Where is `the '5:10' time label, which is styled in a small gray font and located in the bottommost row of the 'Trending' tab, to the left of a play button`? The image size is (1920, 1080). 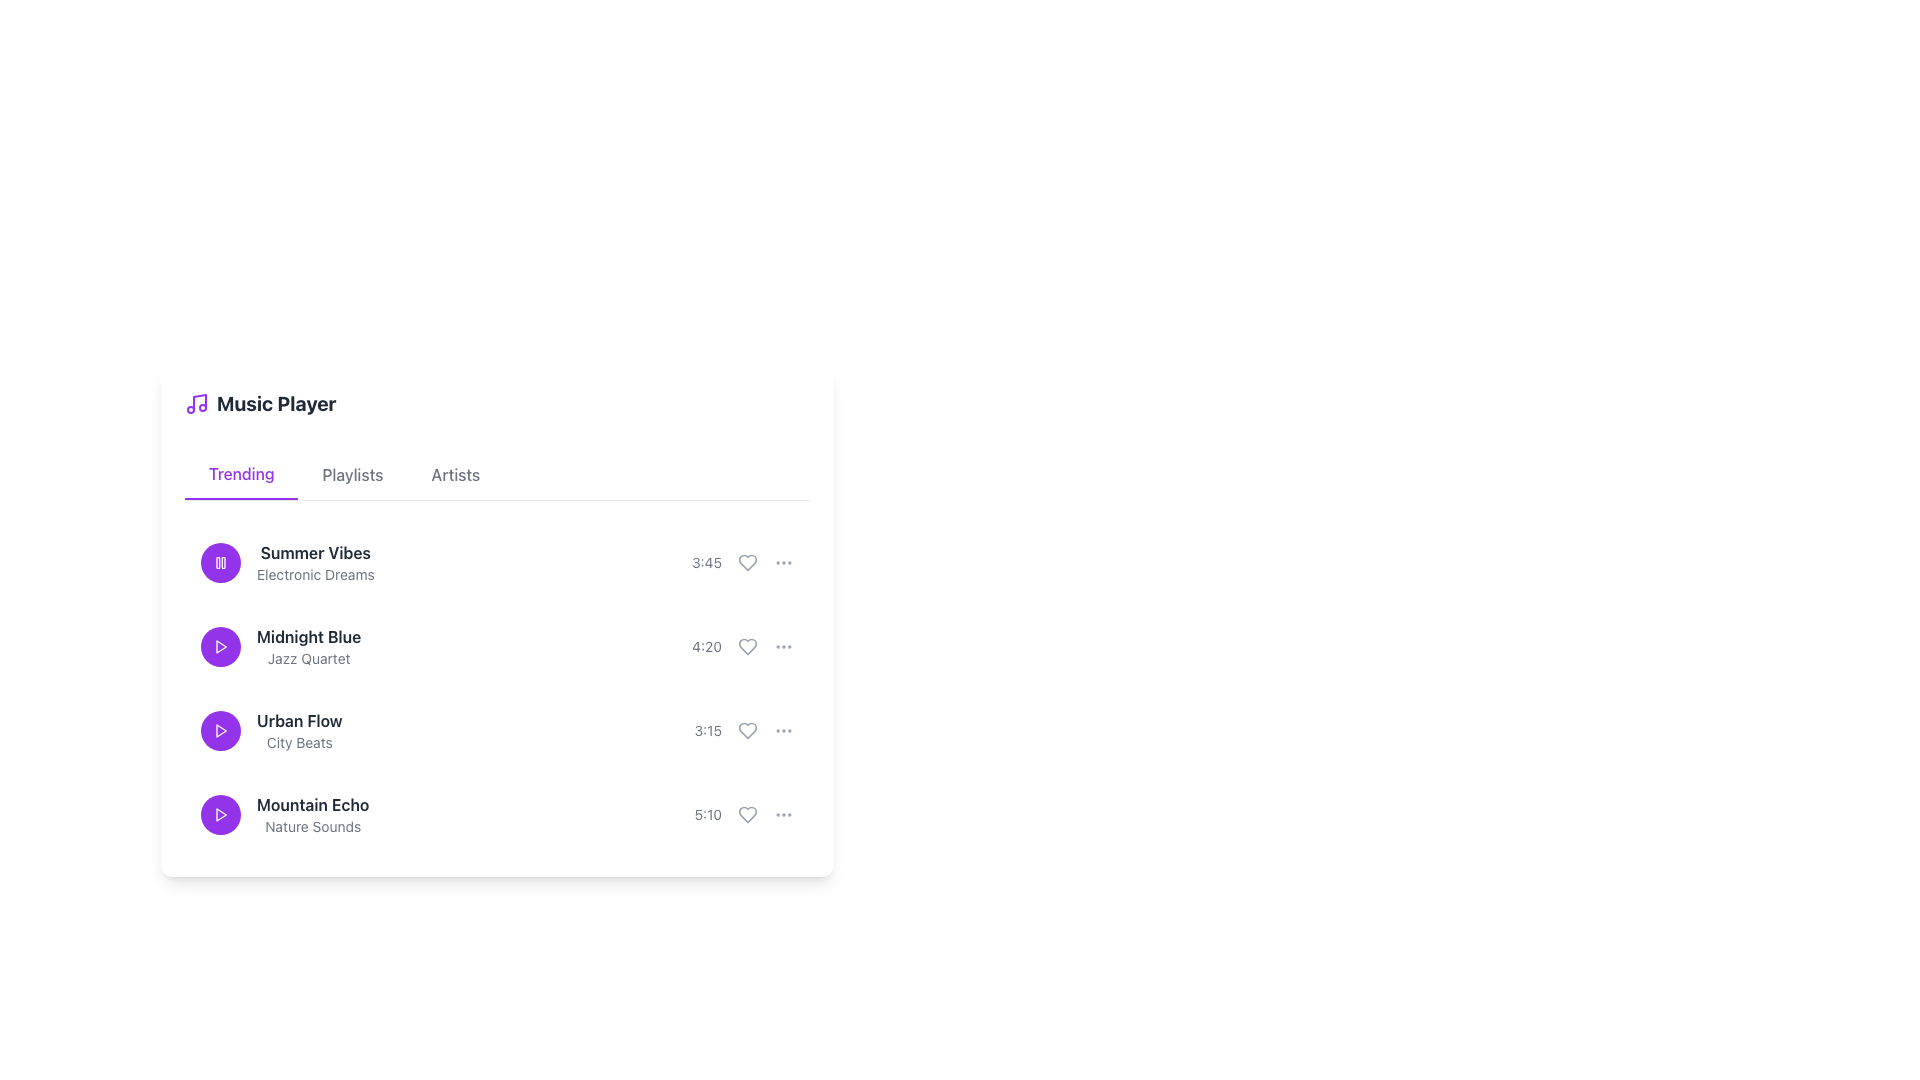 the '5:10' time label, which is styled in a small gray font and located in the bottommost row of the 'Trending' tab, to the left of a play button is located at coordinates (708, 814).